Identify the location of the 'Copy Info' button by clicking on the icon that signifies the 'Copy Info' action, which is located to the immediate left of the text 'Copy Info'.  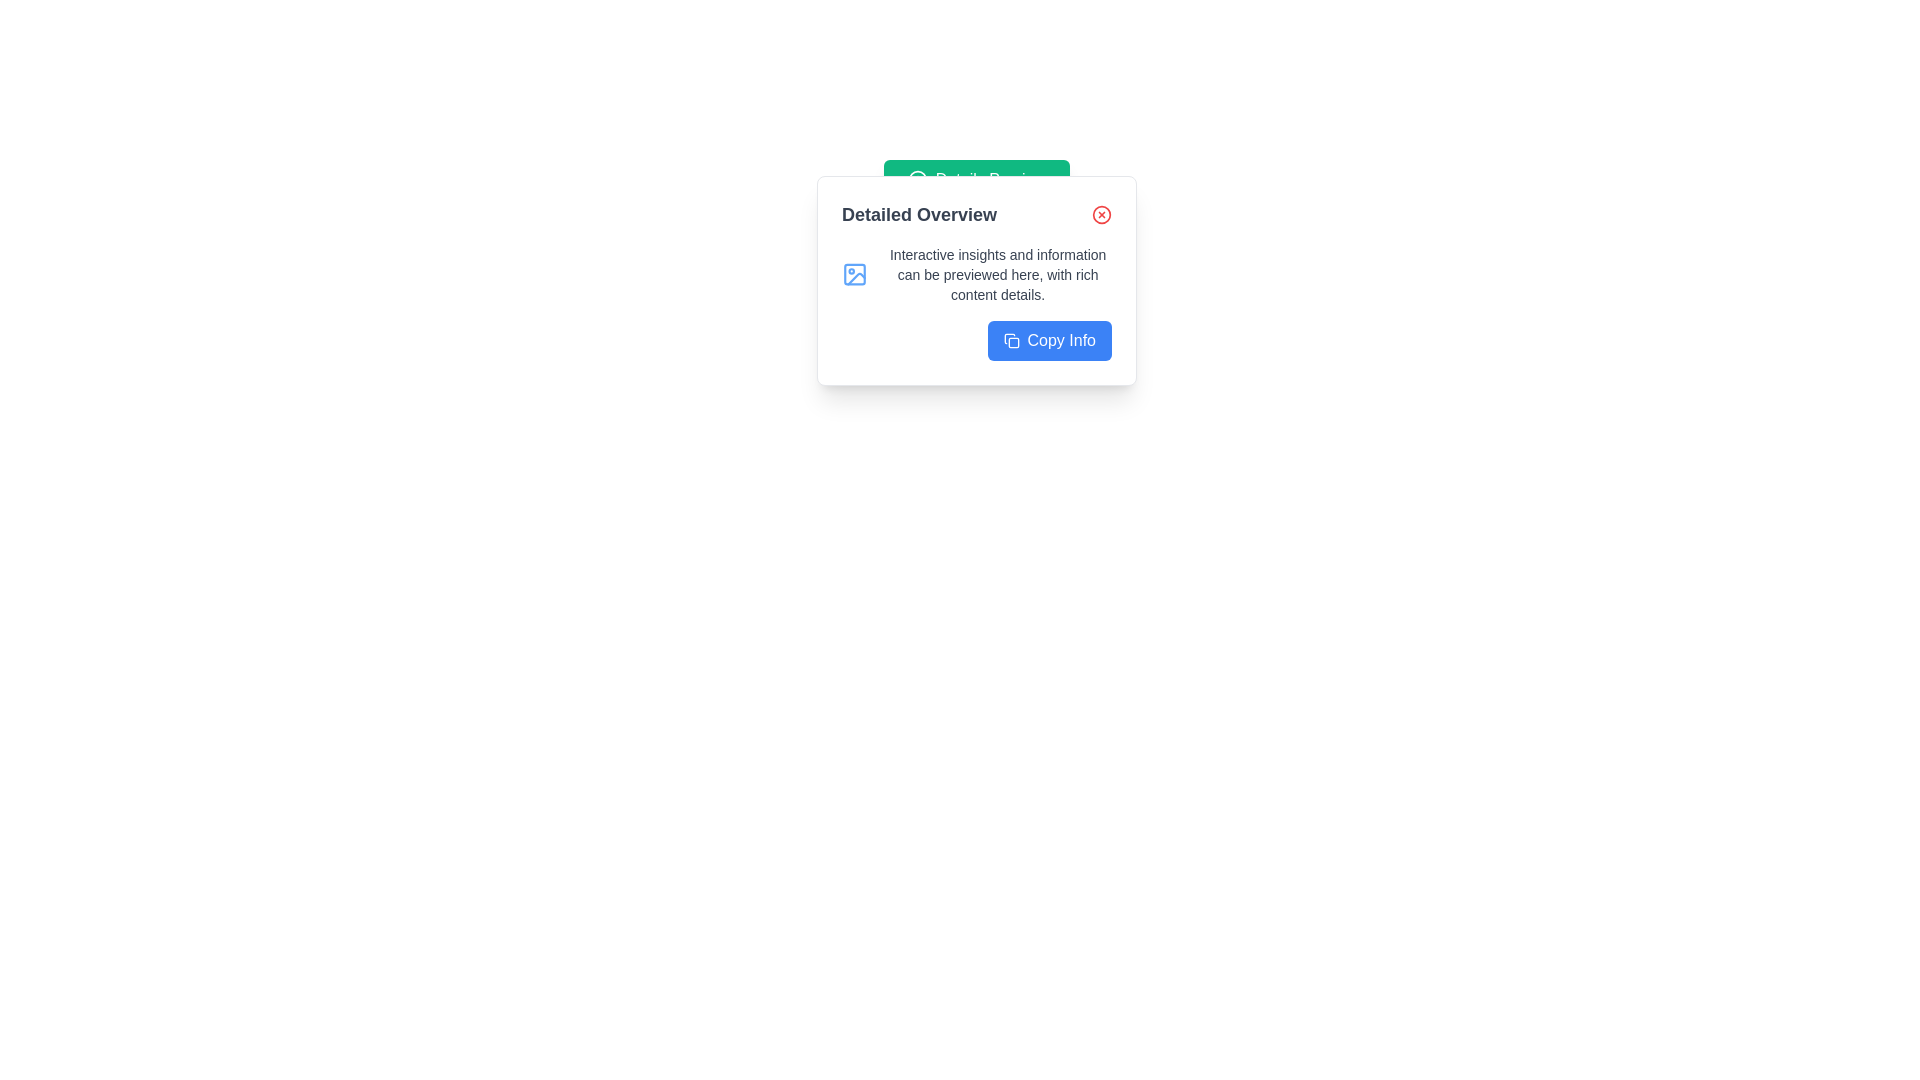
(1011, 339).